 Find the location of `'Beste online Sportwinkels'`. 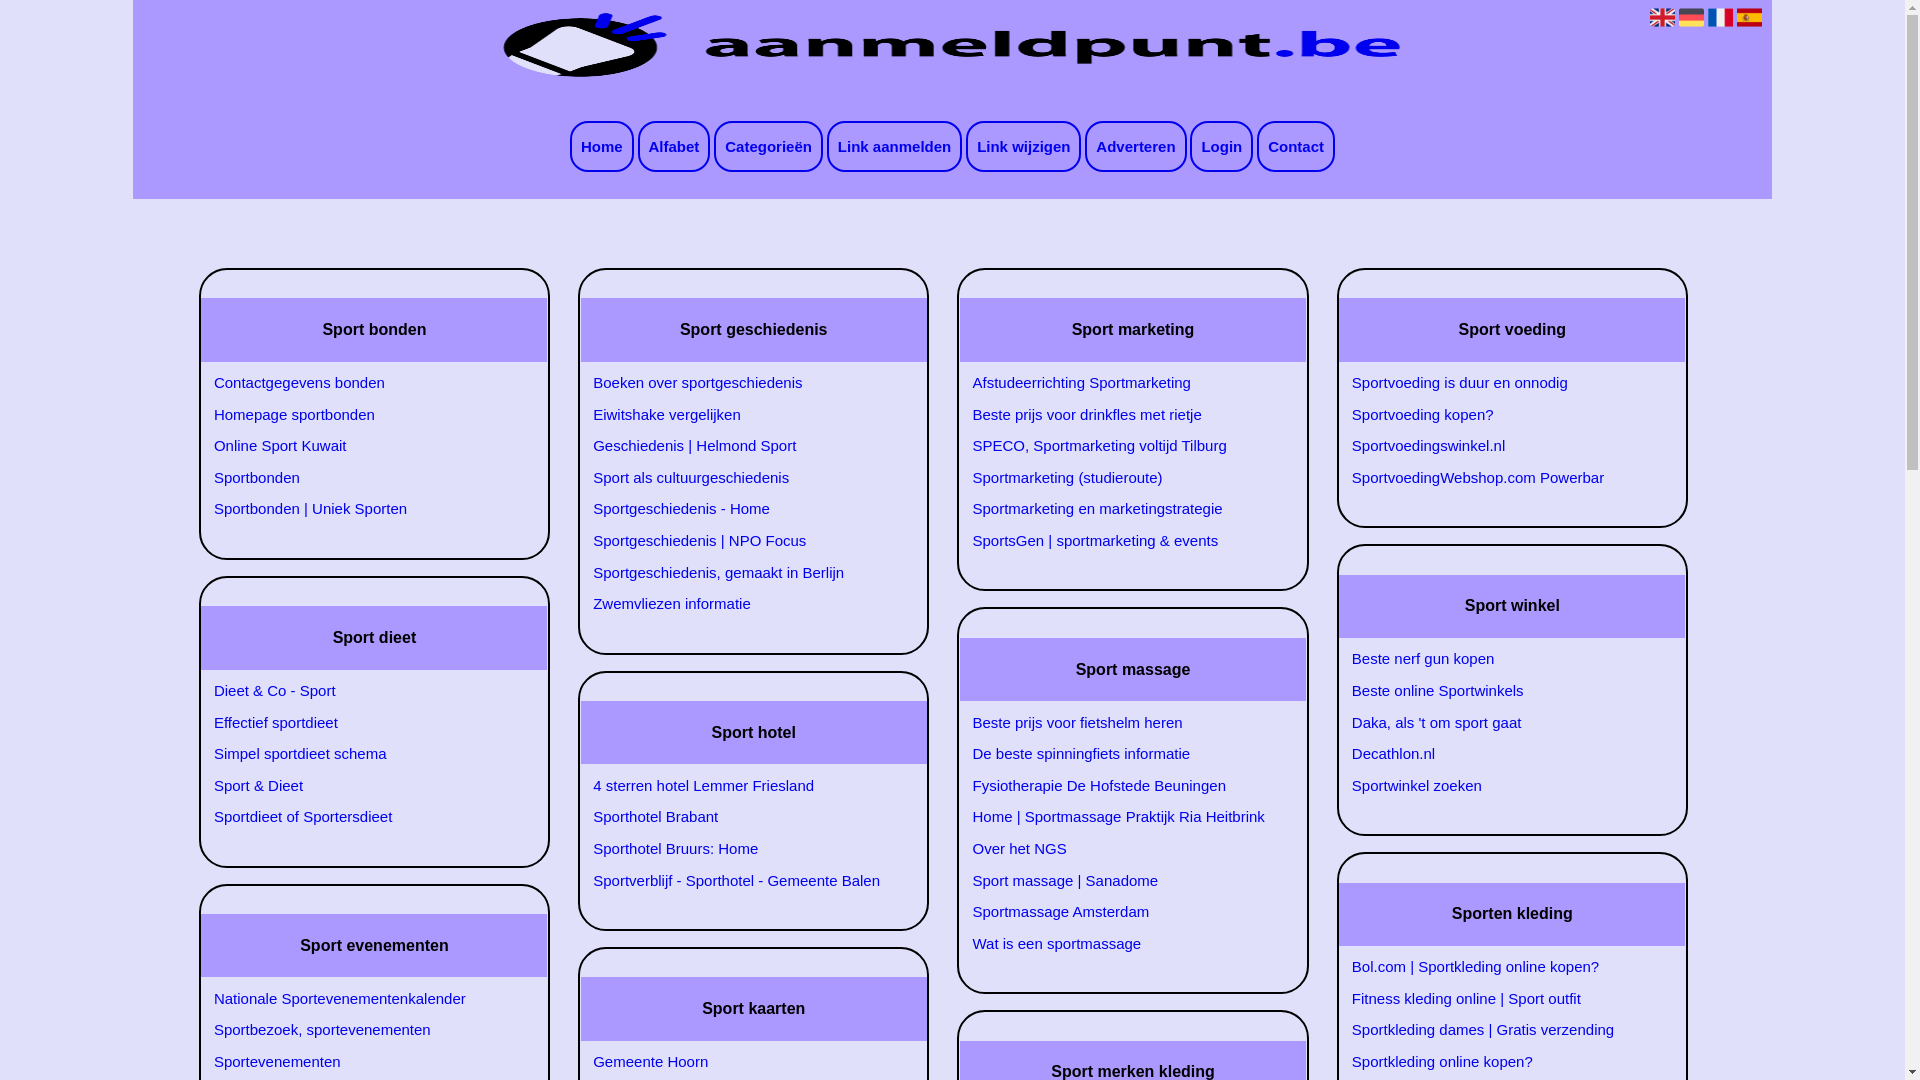

'Beste online Sportwinkels' is located at coordinates (1342, 689).